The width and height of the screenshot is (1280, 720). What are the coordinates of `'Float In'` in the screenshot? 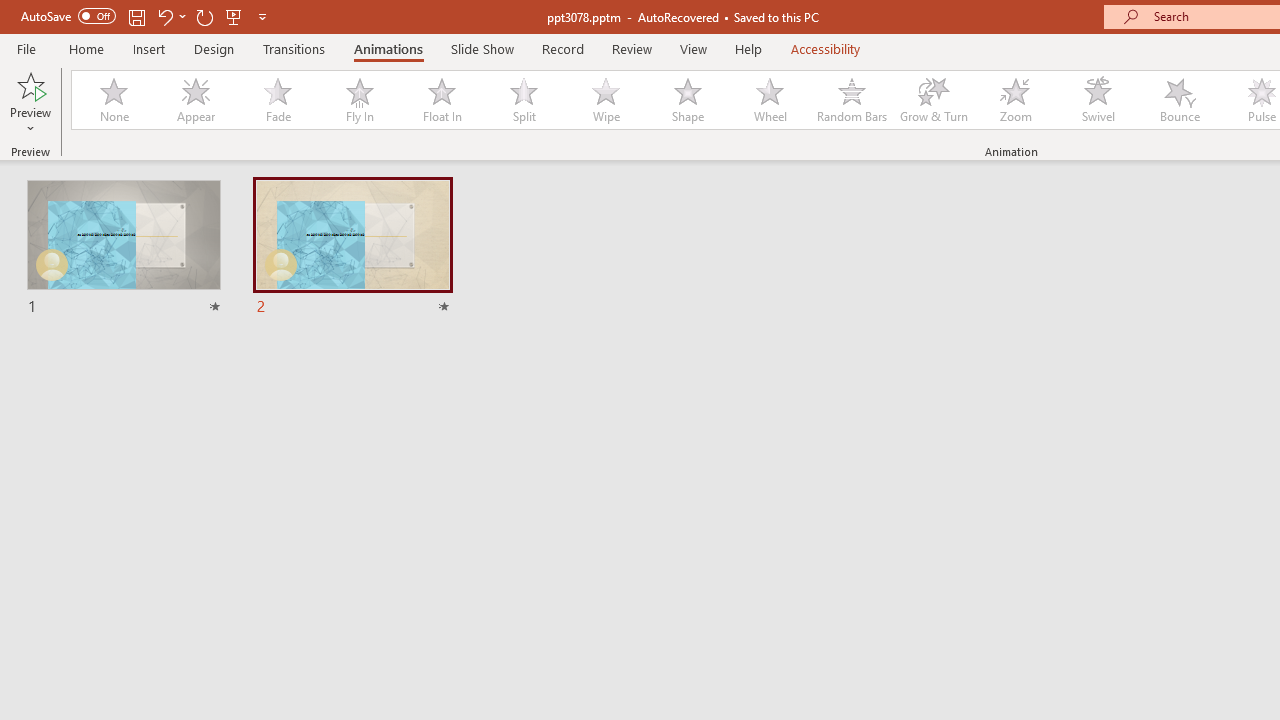 It's located at (440, 100).